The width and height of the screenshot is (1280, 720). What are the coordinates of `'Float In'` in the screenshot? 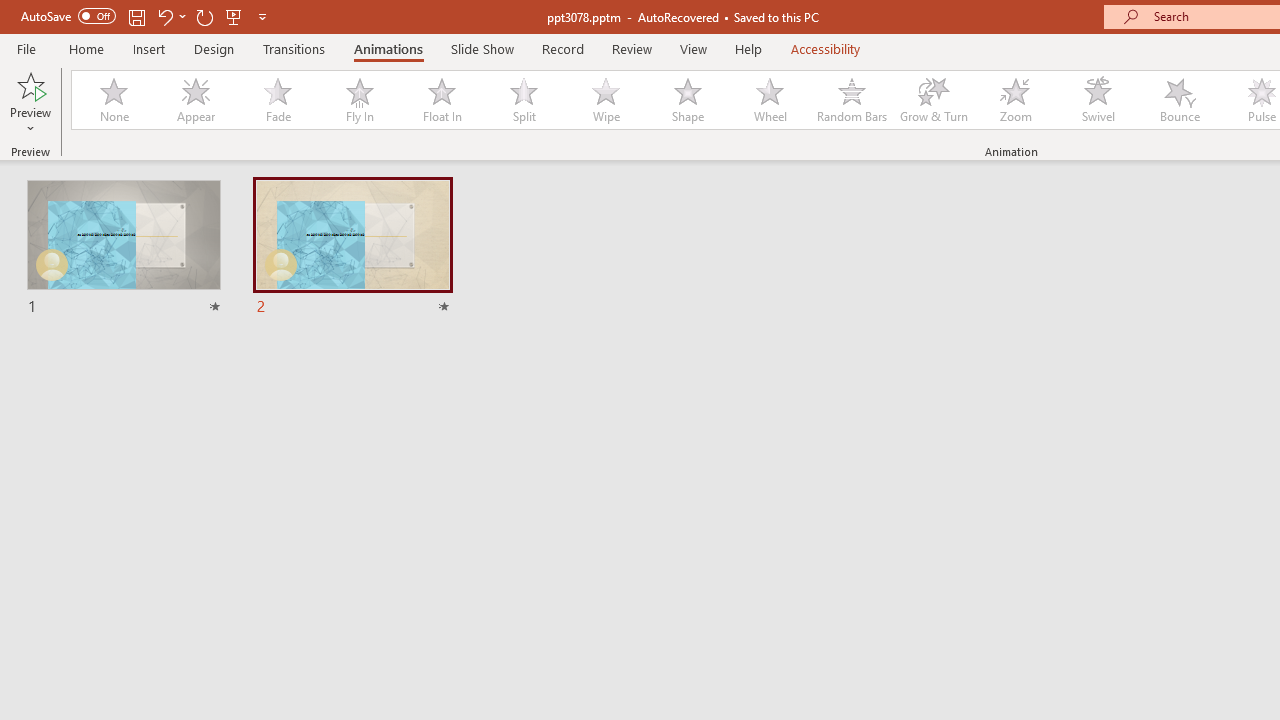 It's located at (440, 100).